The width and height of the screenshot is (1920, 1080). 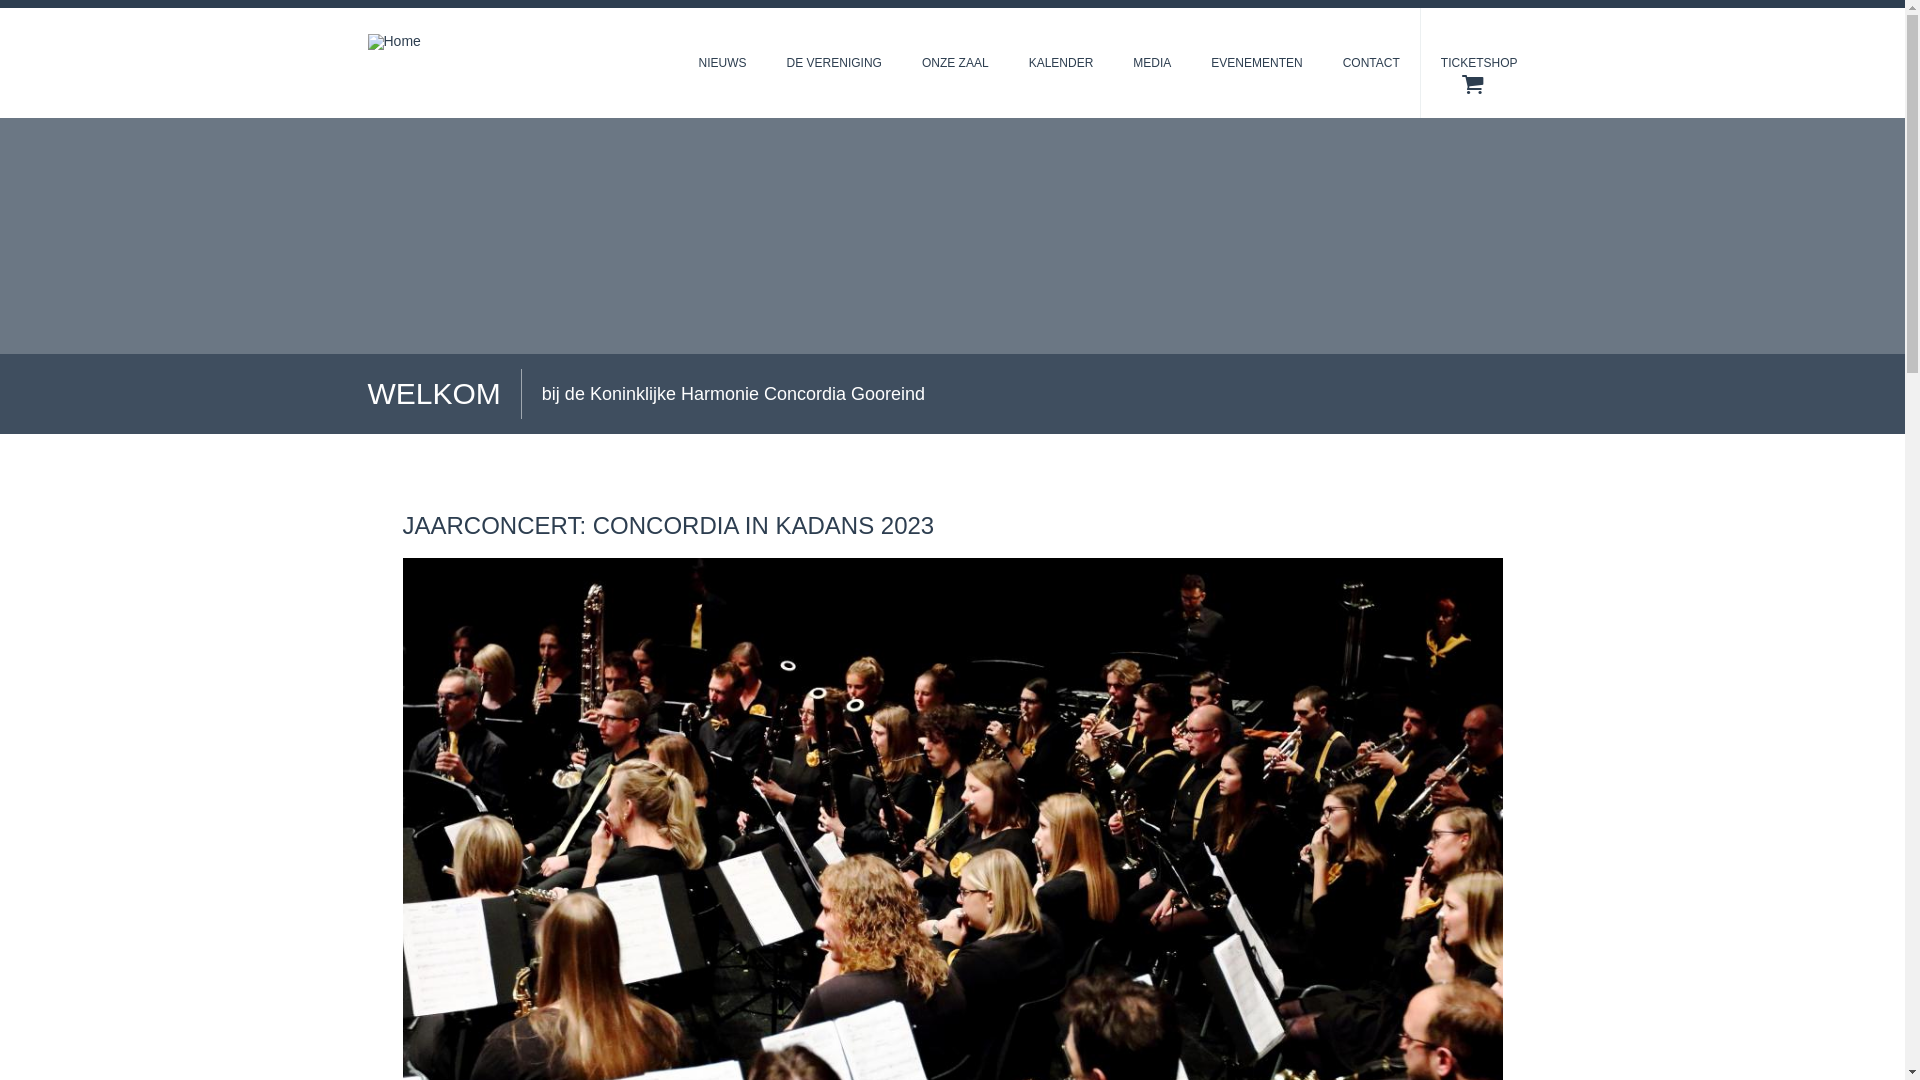 I want to click on 'CONTACT', so click(x=1370, y=61).